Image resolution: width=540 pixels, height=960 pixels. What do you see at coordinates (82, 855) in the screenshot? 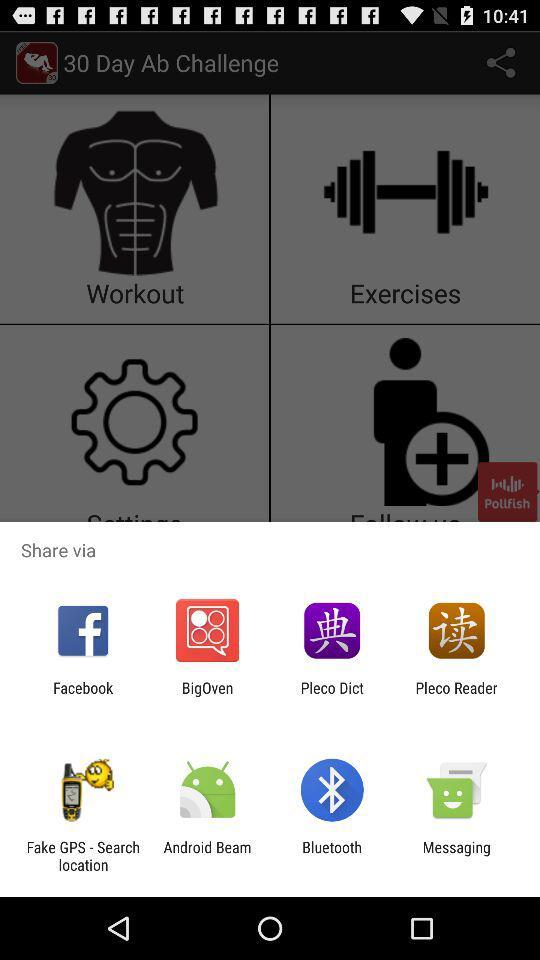
I see `item next to android beam item` at bounding box center [82, 855].